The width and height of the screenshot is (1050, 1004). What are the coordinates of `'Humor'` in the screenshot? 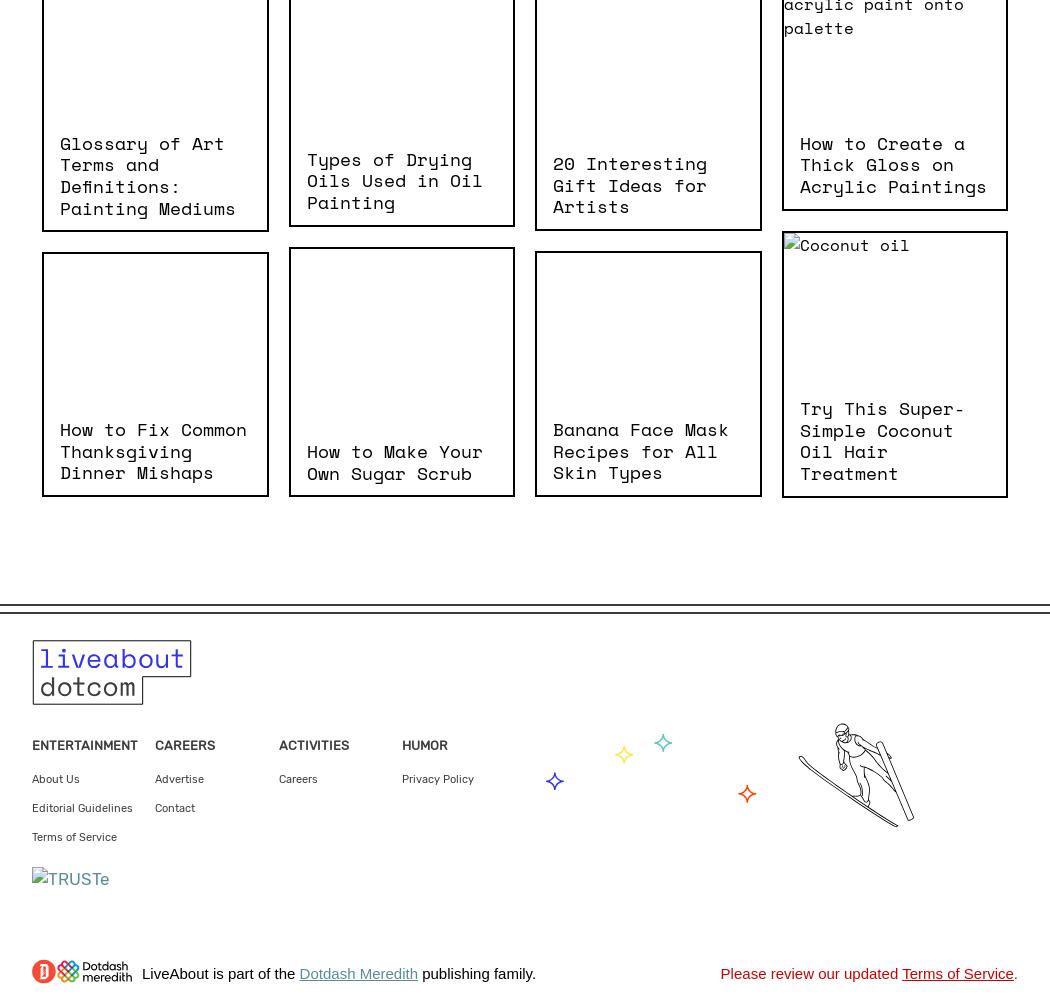 It's located at (422, 743).